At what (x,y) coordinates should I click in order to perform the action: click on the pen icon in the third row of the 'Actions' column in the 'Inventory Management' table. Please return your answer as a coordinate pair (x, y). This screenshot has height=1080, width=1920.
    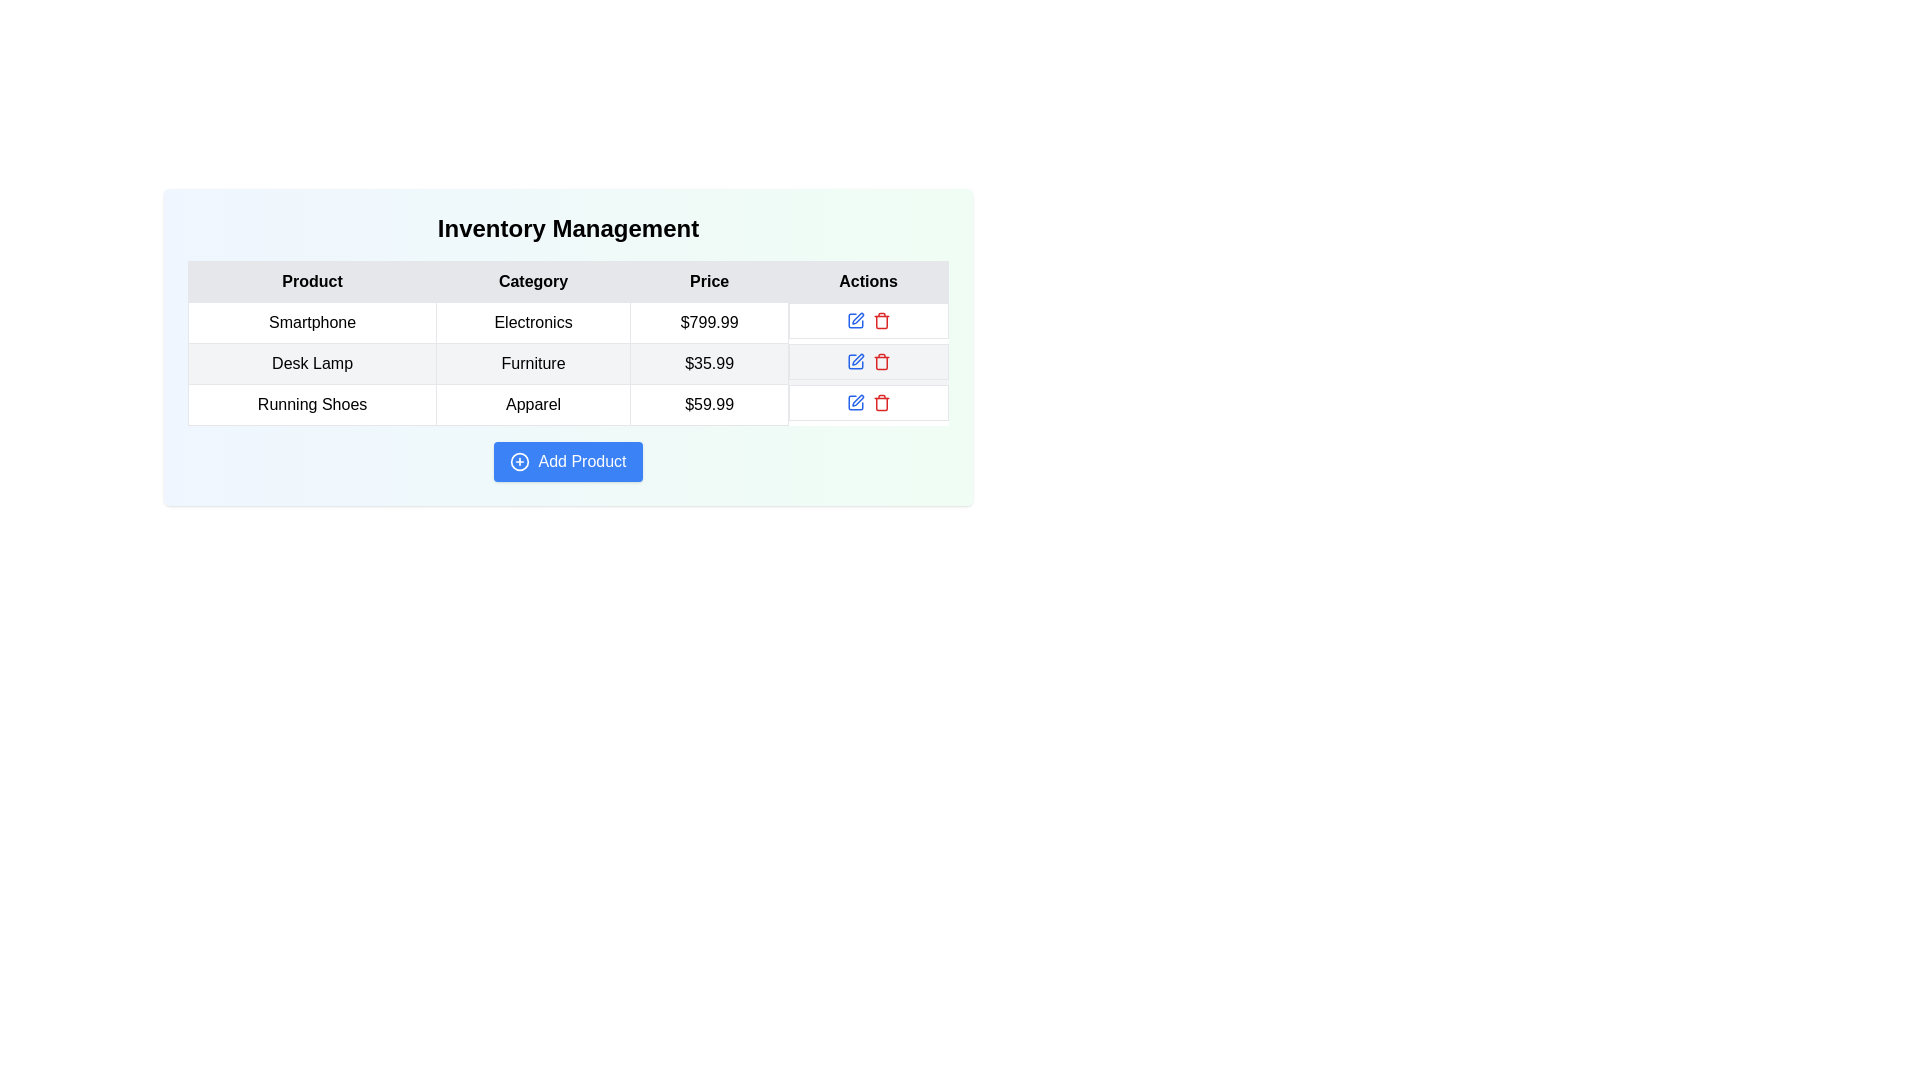
    Looking at the image, I should click on (855, 402).